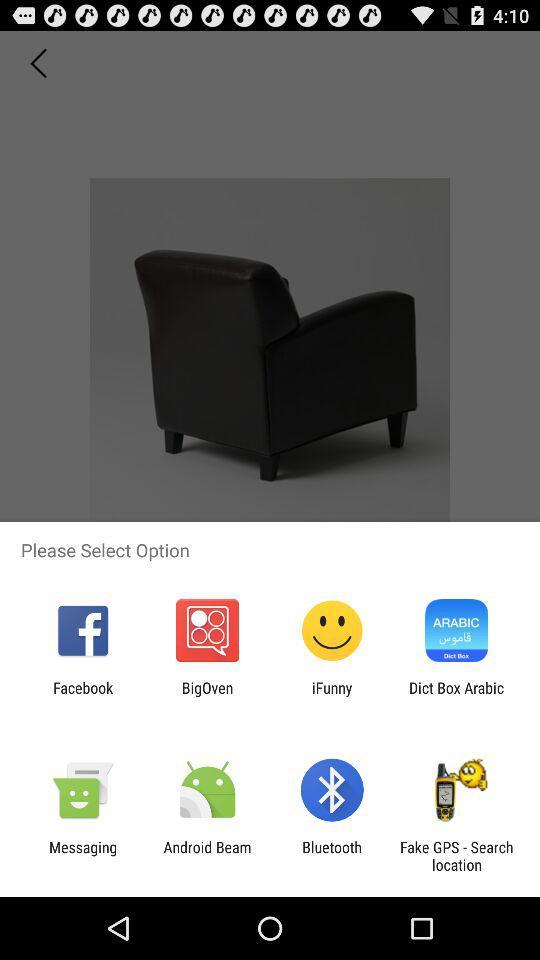 This screenshot has height=960, width=540. What do you see at coordinates (206, 855) in the screenshot?
I see `the android beam icon` at bounding box center [206, 855].